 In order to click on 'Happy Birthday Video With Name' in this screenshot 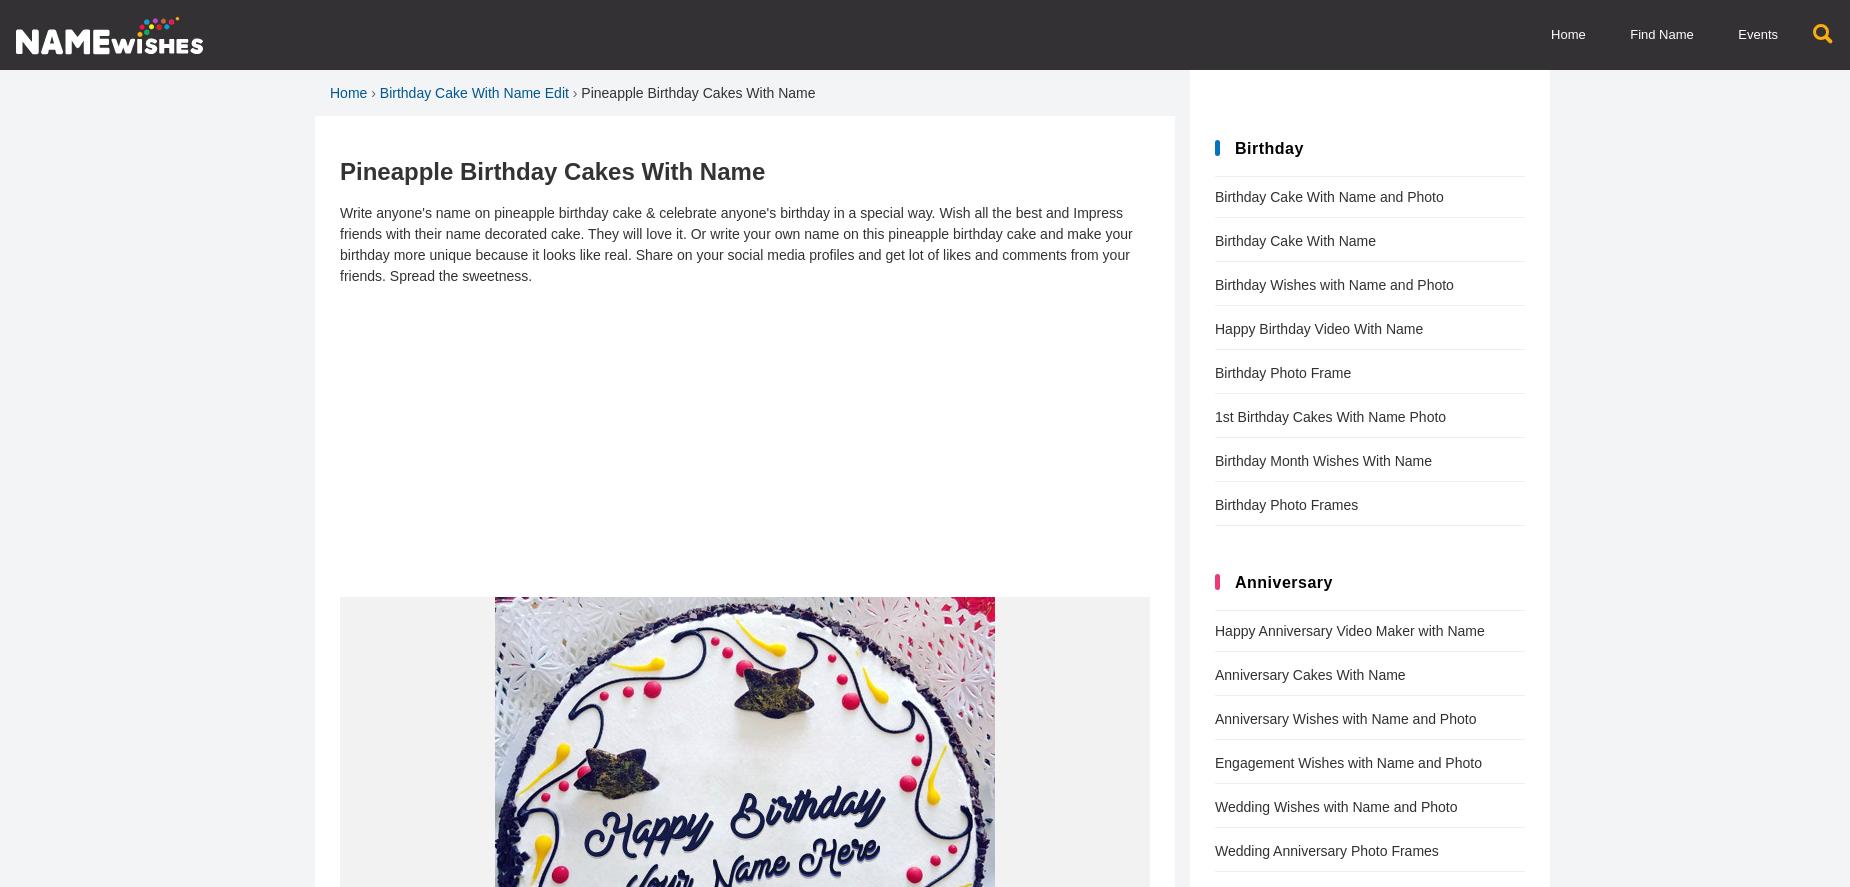, I will do `click(1318, 328)`.